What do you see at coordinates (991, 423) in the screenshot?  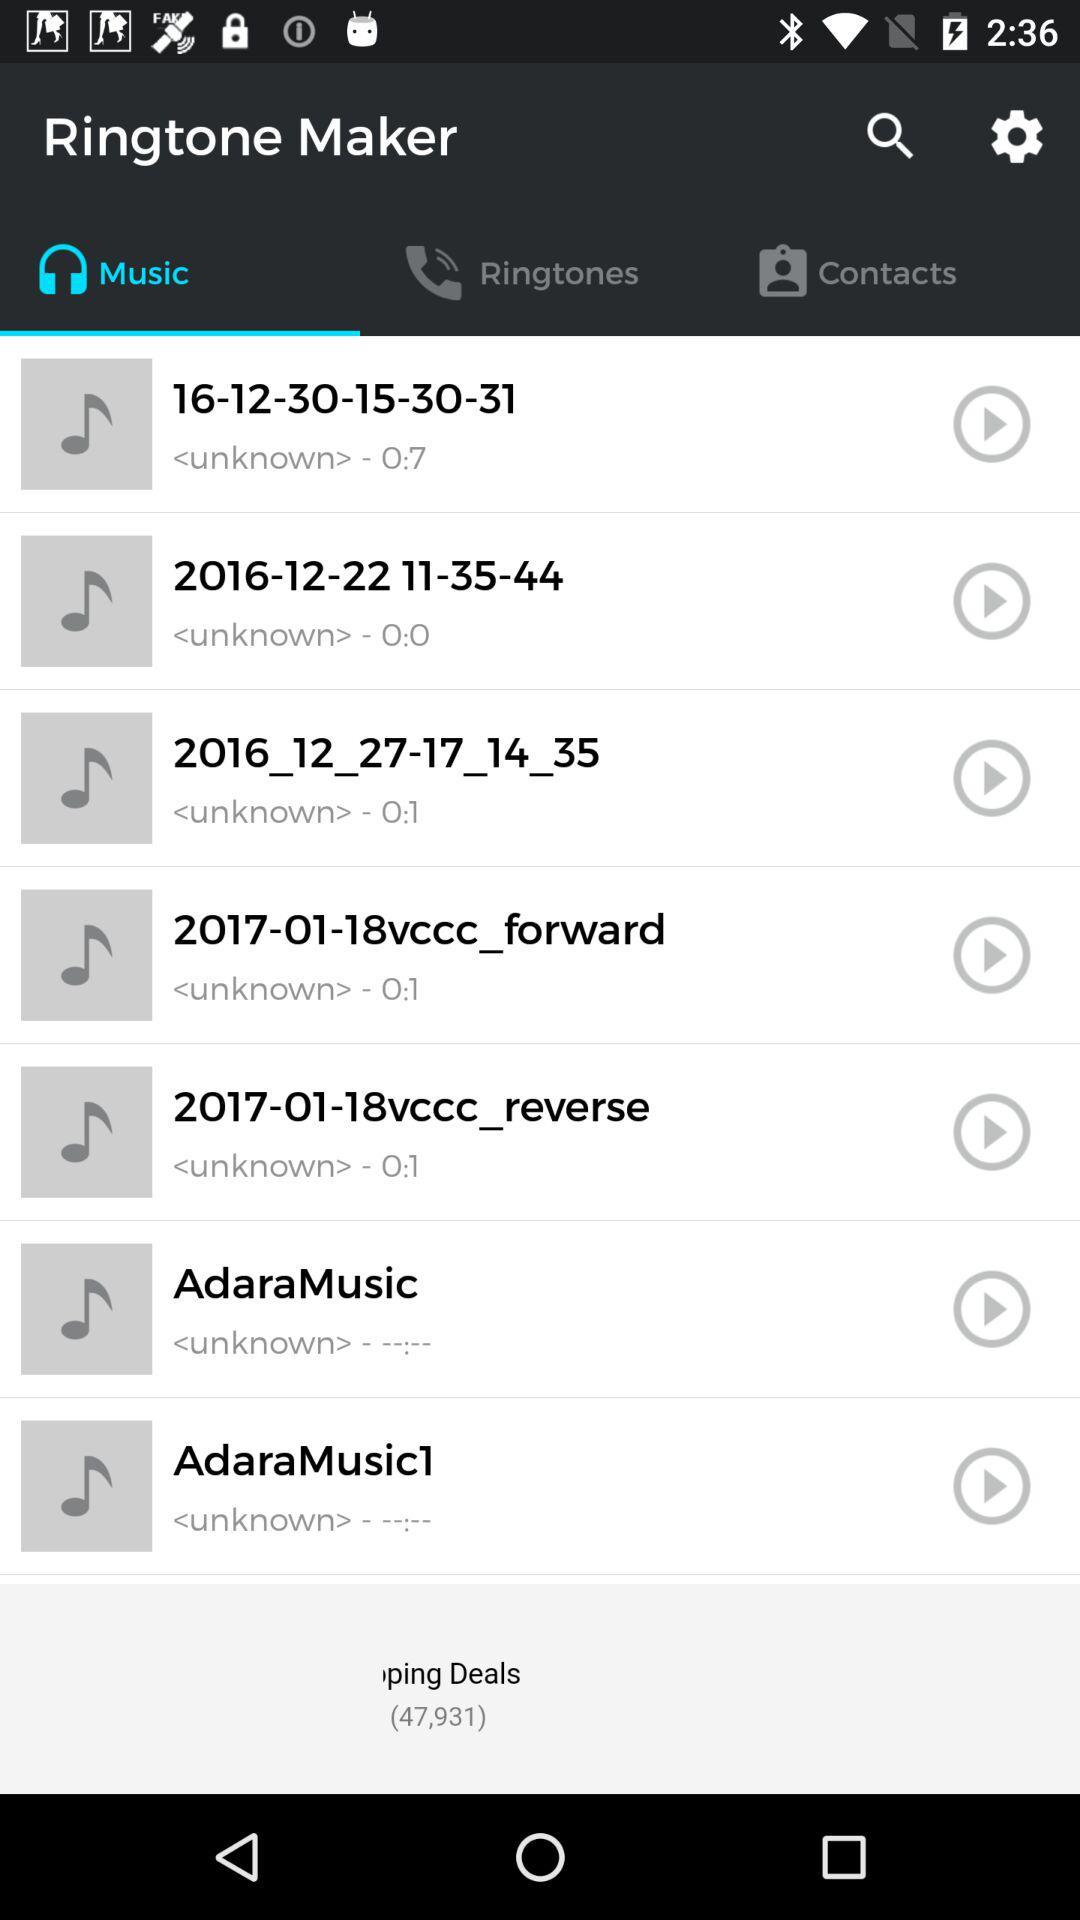 I see `play` at bounding box center [991, 423].